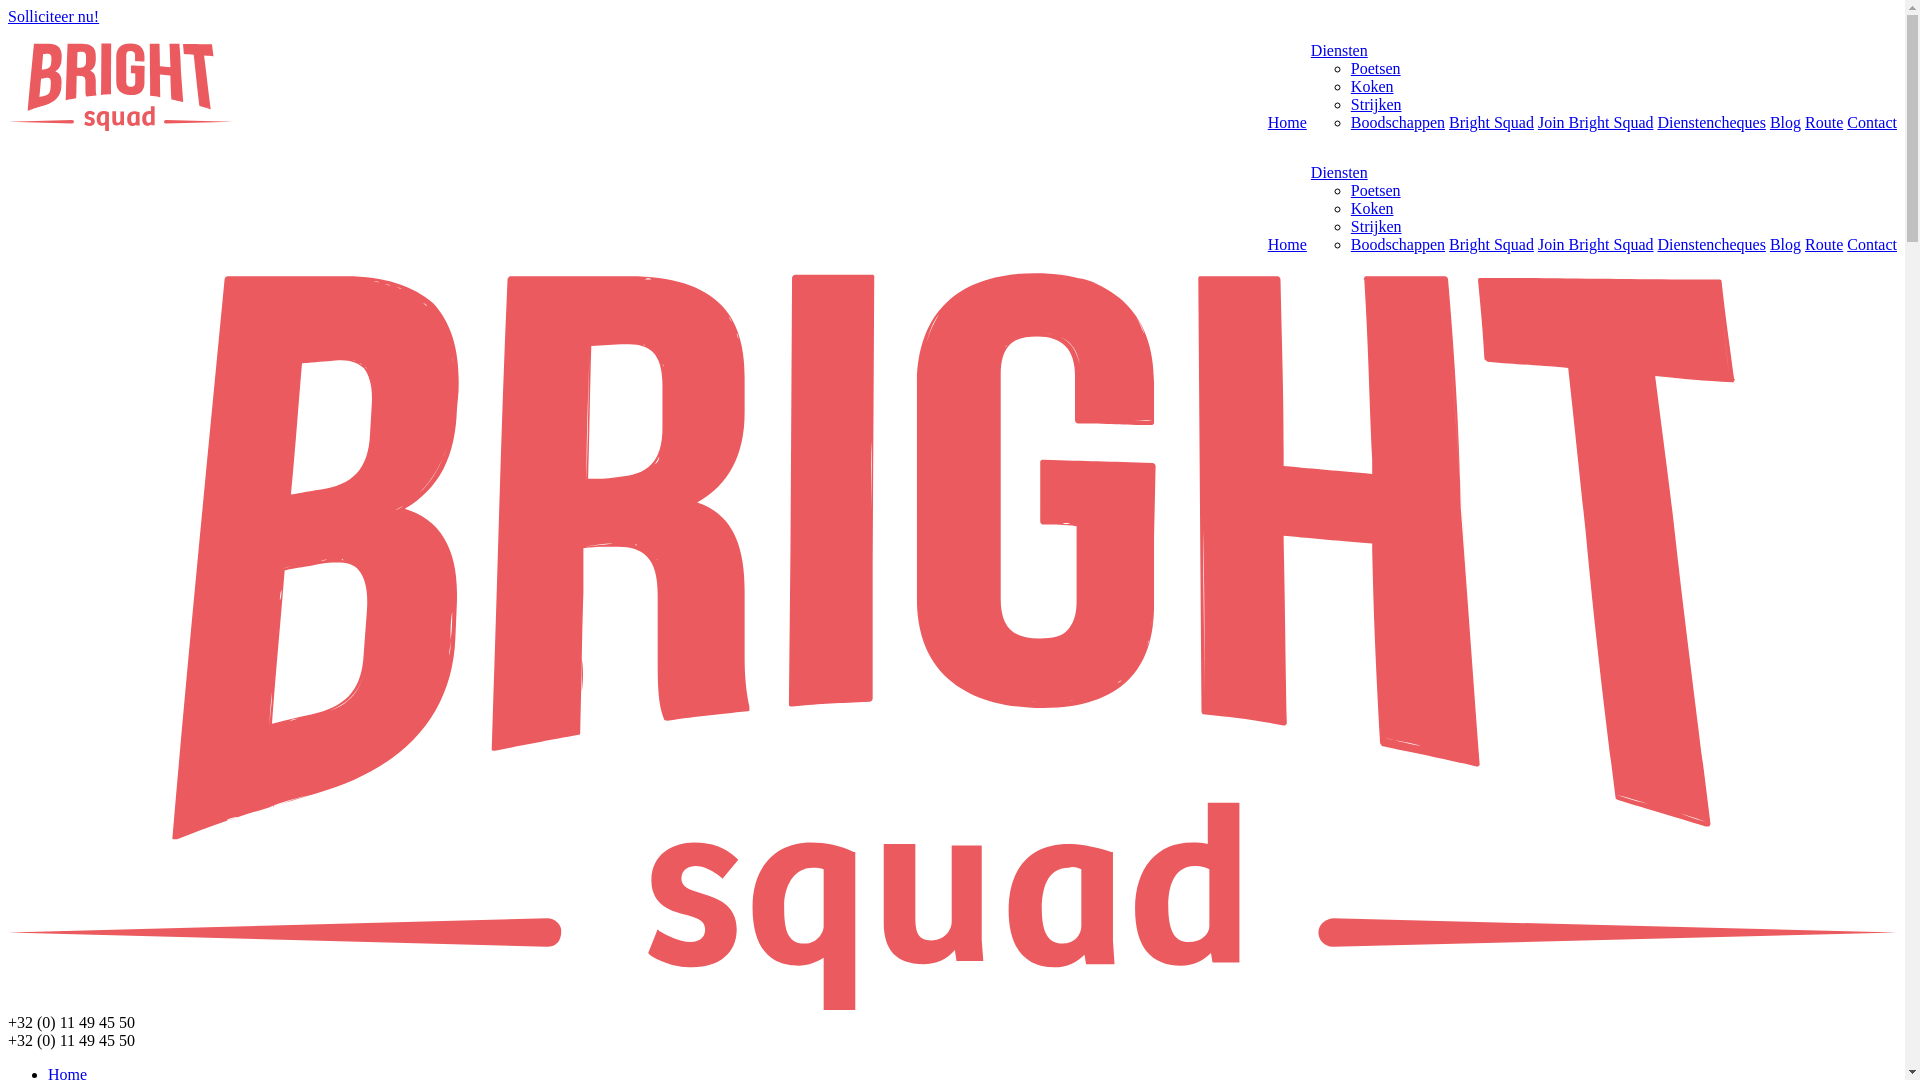 This screenshot has width=1920, height=1080. What do you see at coordinates (1824, 243) in the screenshot?
I see `'Route'` at bounding box center [1824, 243].